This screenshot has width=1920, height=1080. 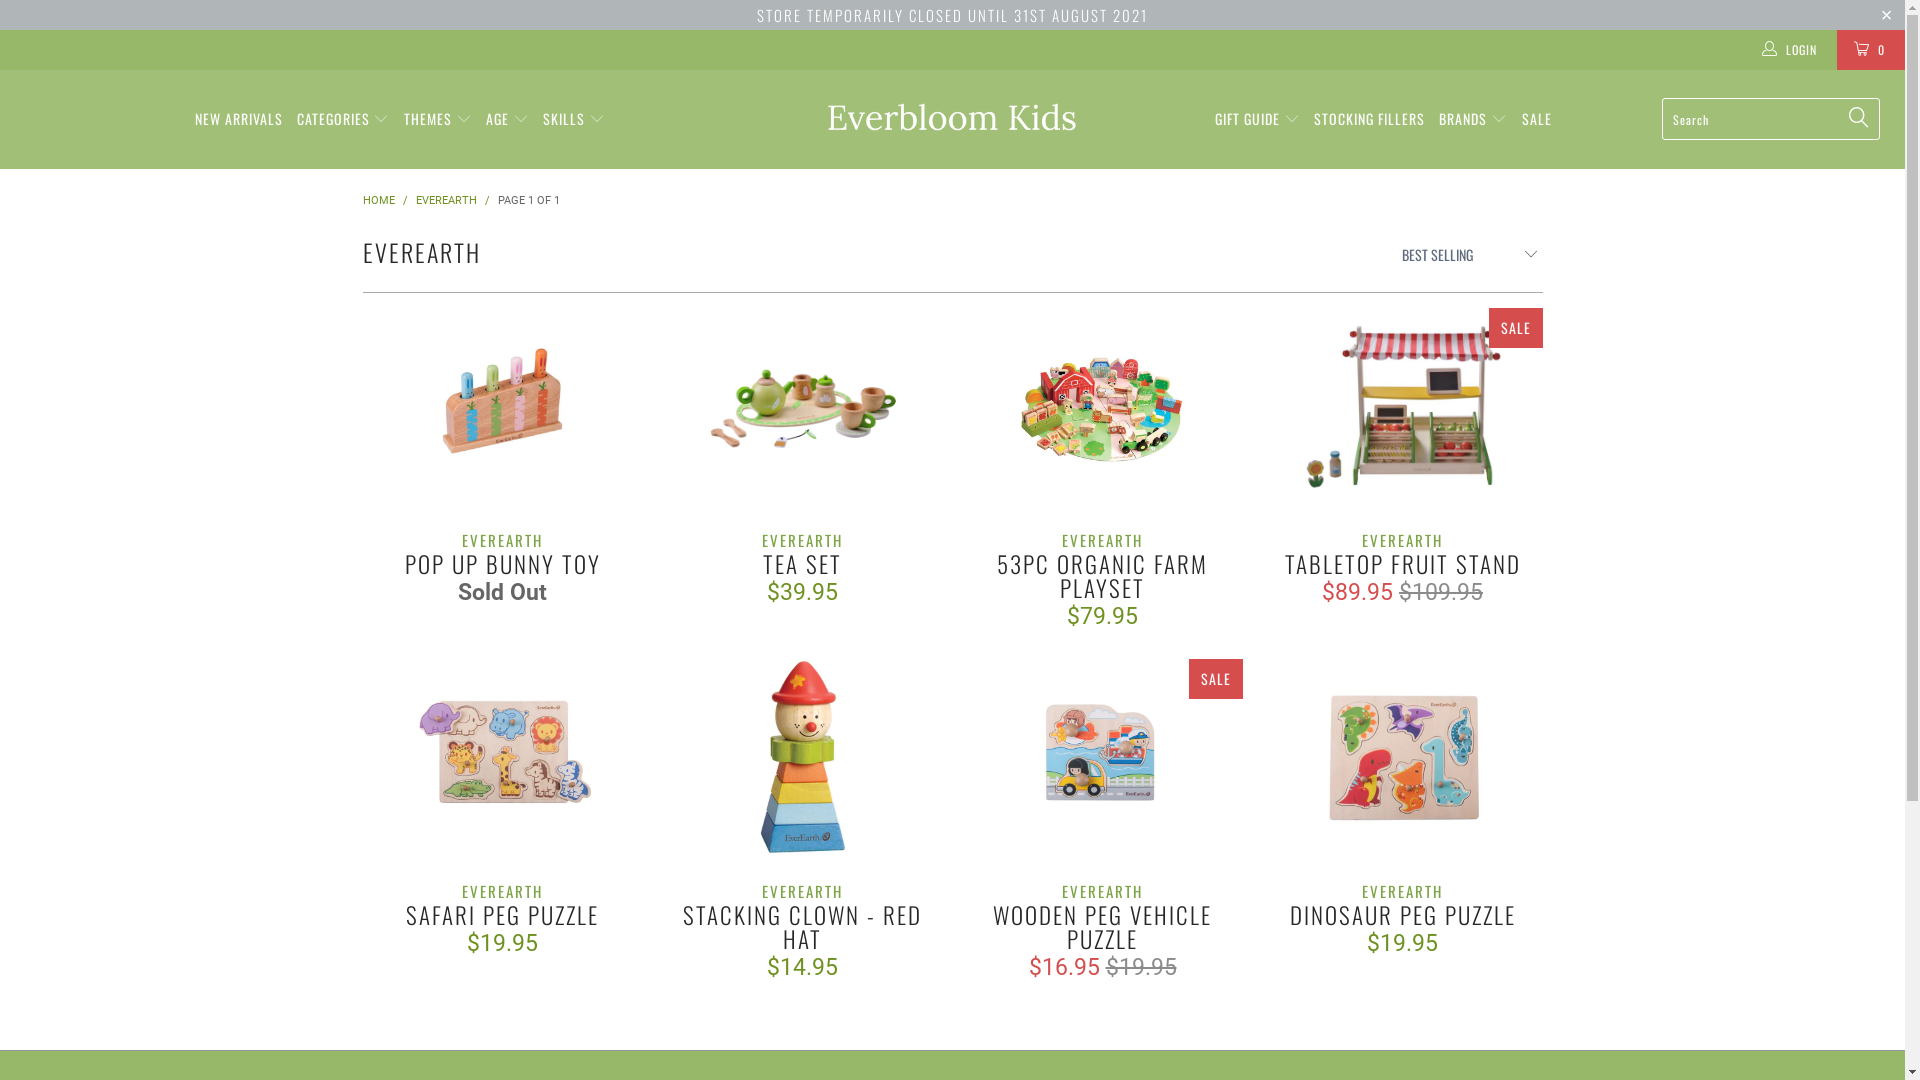 What do you see at coordinates (1473, 119) in the screenshot?
I see `'BRANDS'` at bounding box center [1473, 119].